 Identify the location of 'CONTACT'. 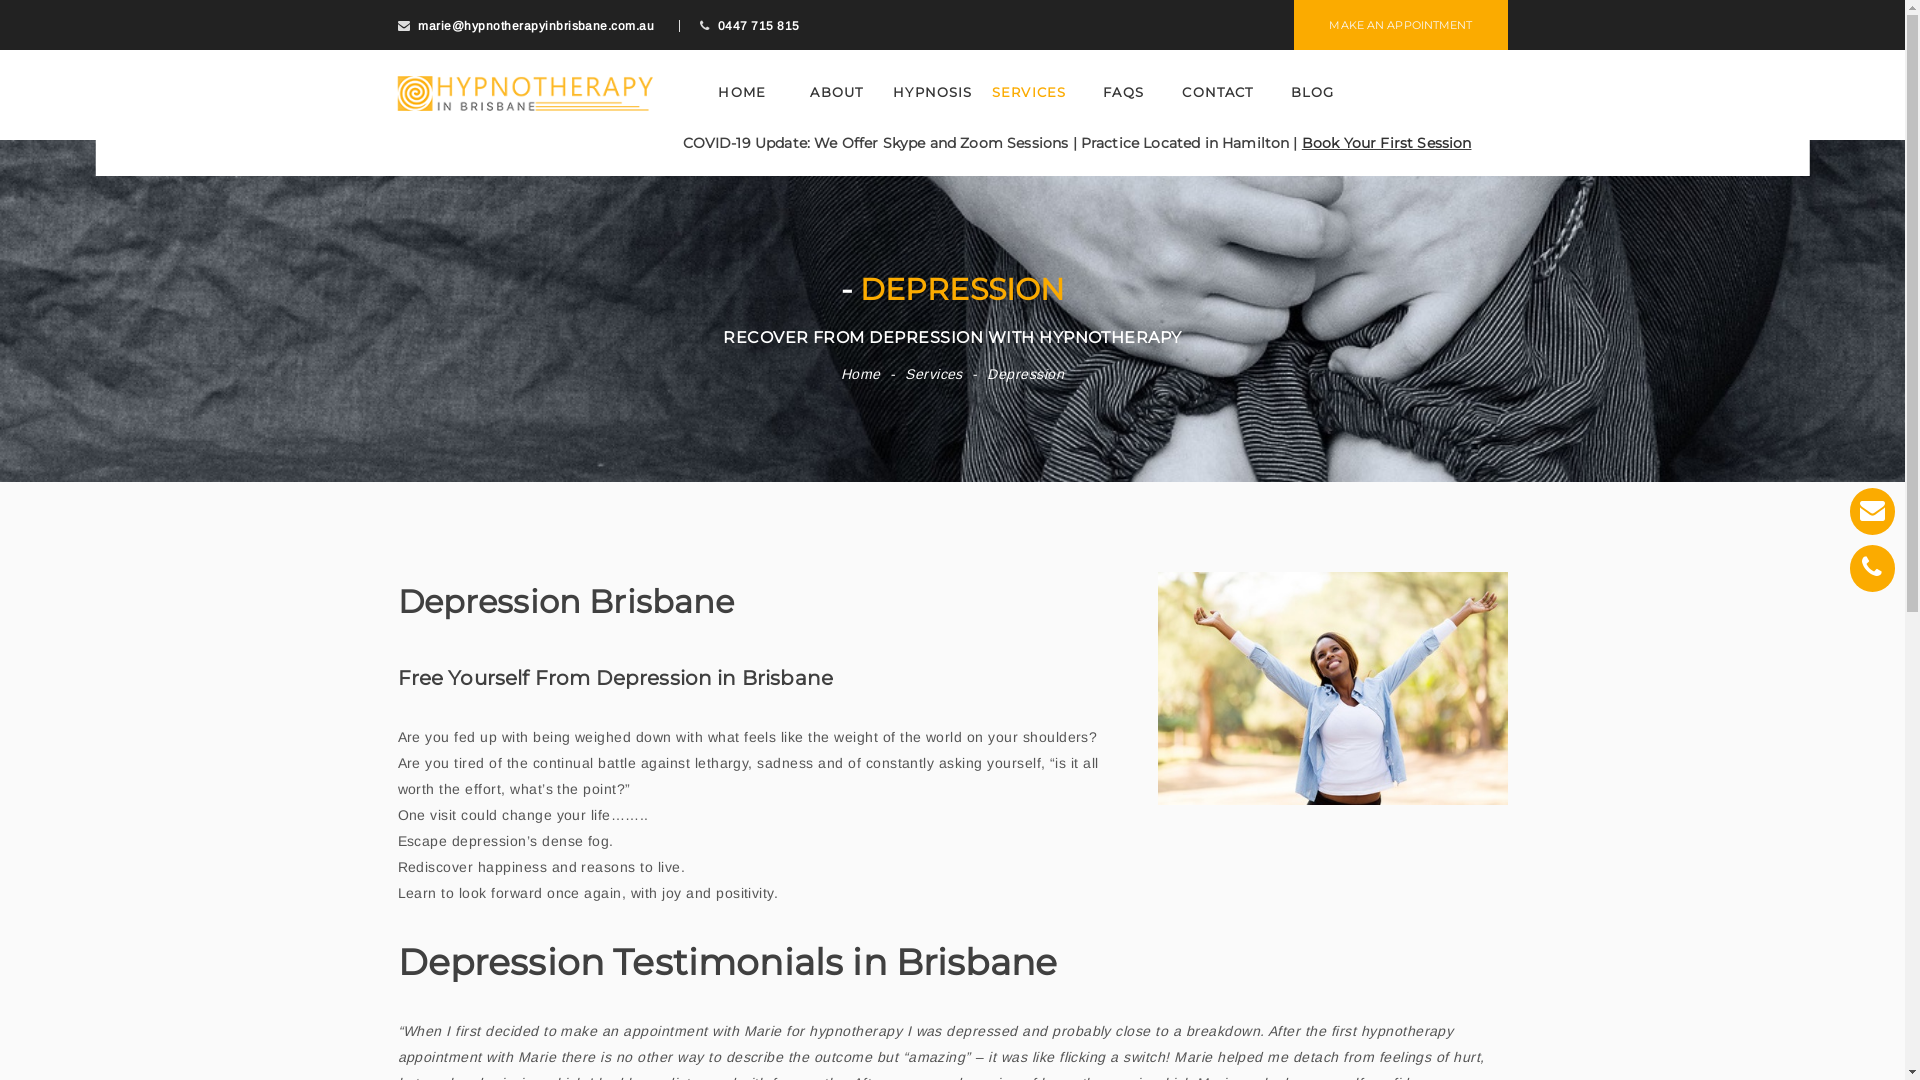
(1172, 92).